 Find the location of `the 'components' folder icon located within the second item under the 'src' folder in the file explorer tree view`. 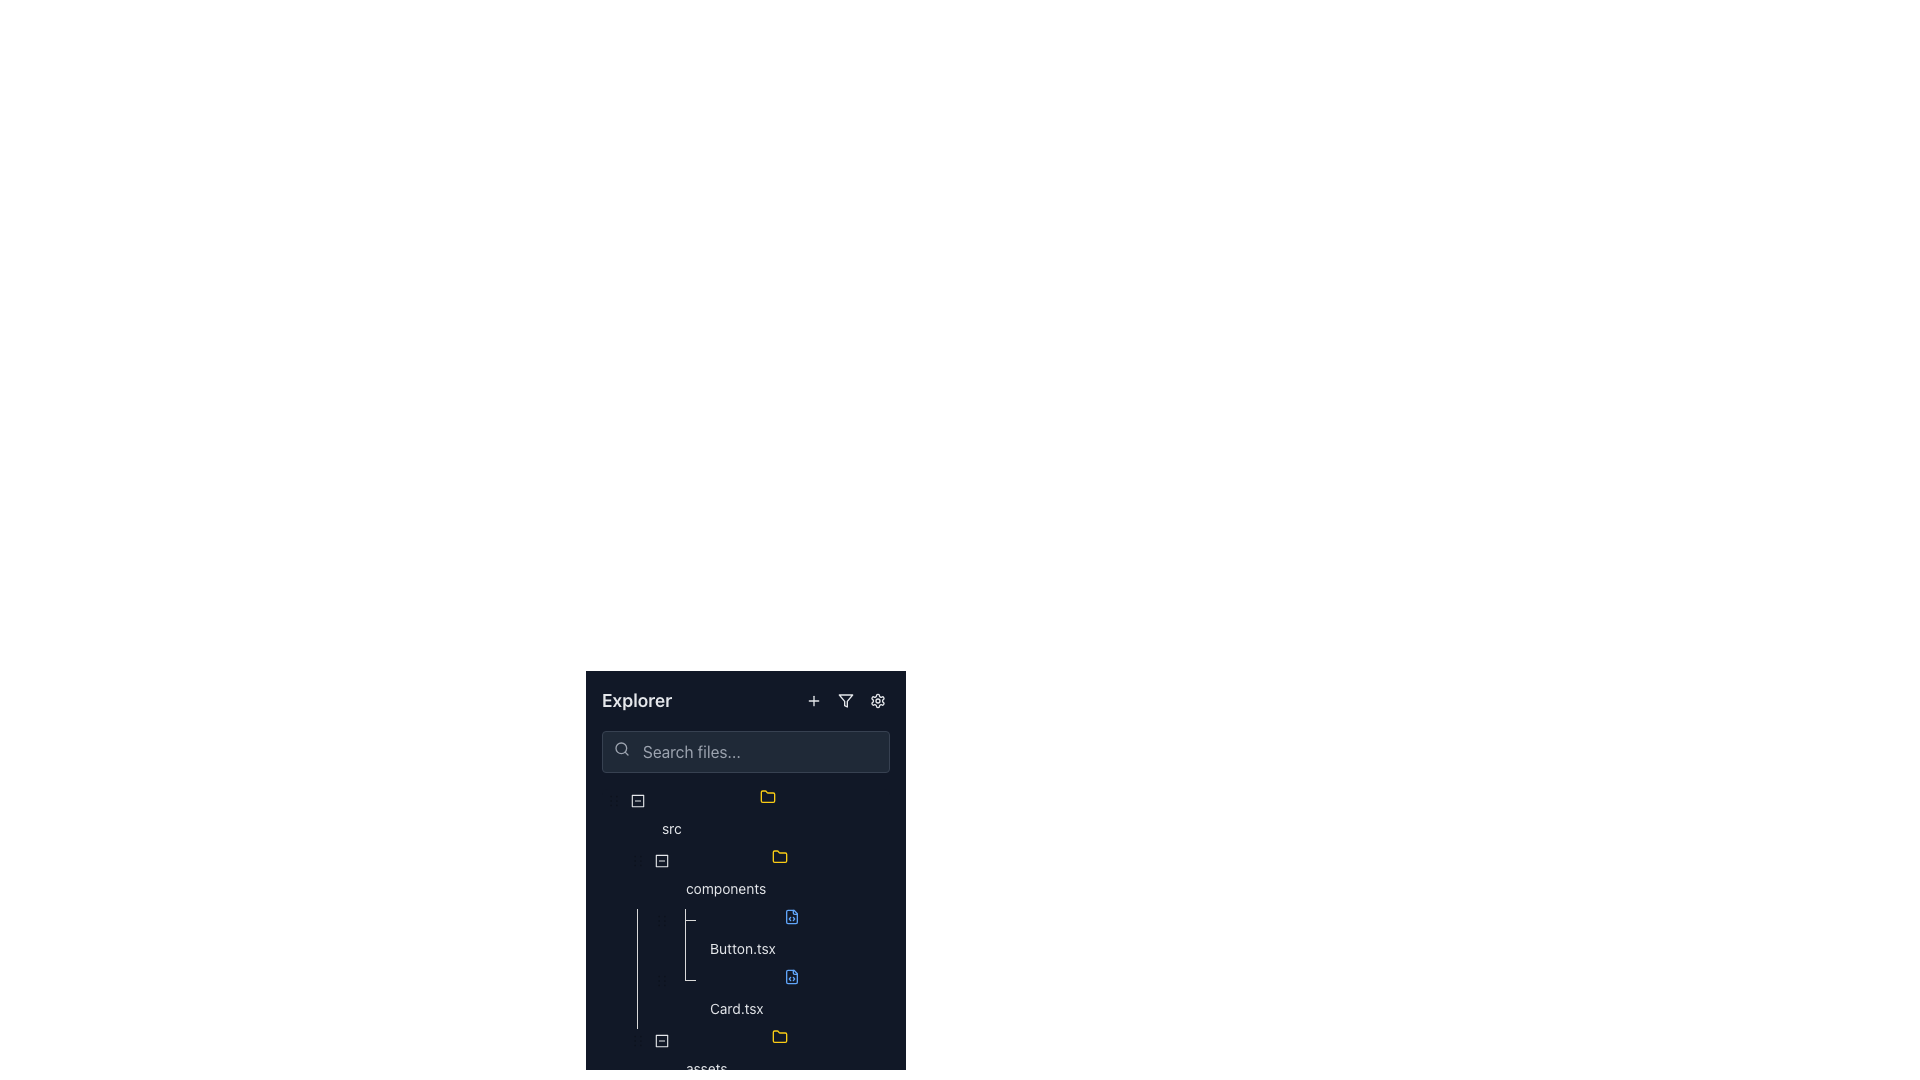

the 'components' folder icon located within the second item under the 'src' folder in the file explorer tree view is located at coordinates (778, 855).